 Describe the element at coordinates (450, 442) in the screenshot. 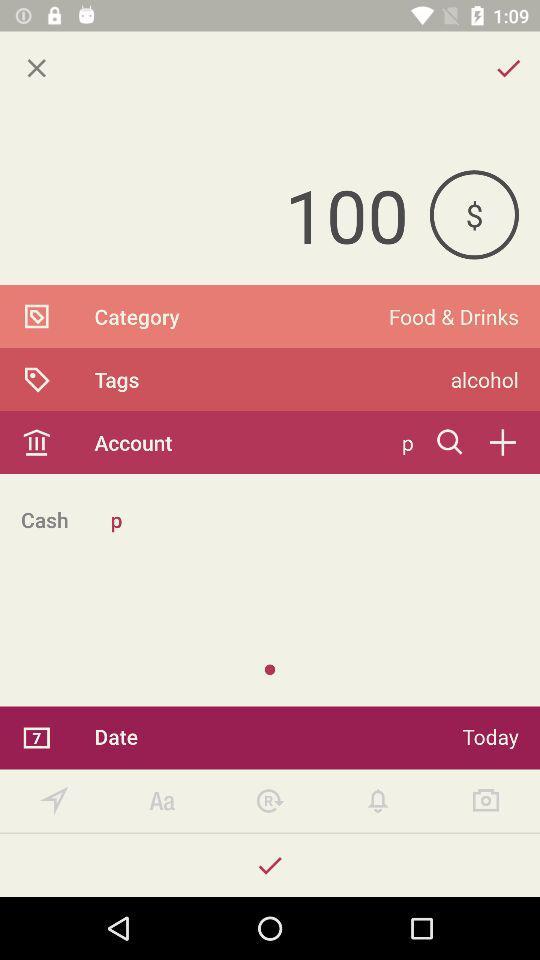

I see `the search icon` at that location.